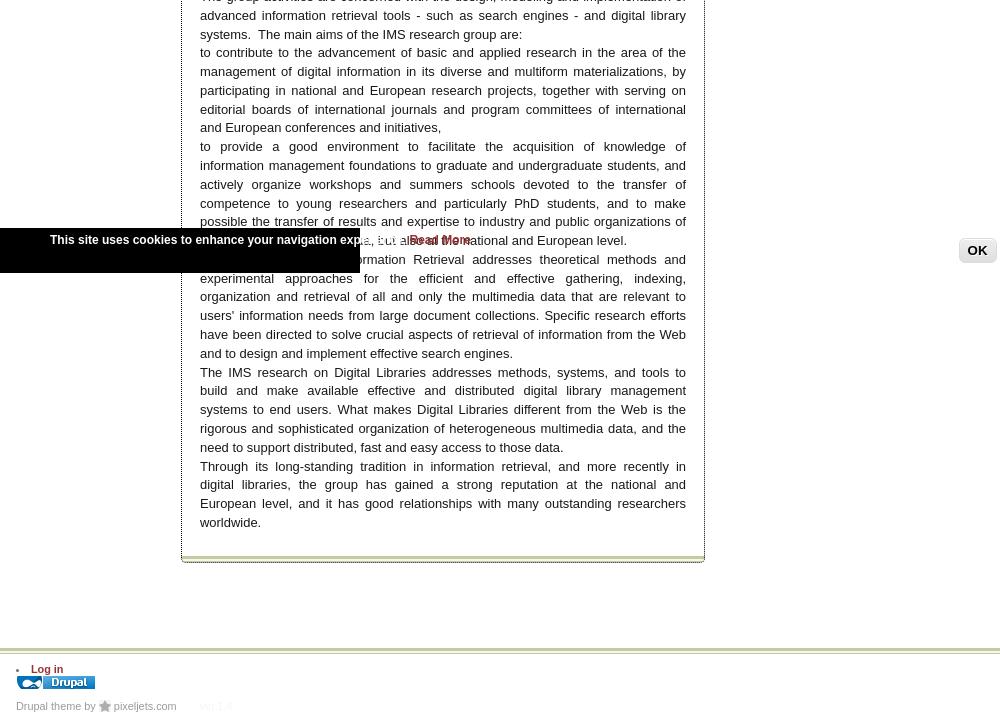 The width and height of the screenshot is (1000, 727). I want to click on 'pixeljets.com', so click(144, 703).